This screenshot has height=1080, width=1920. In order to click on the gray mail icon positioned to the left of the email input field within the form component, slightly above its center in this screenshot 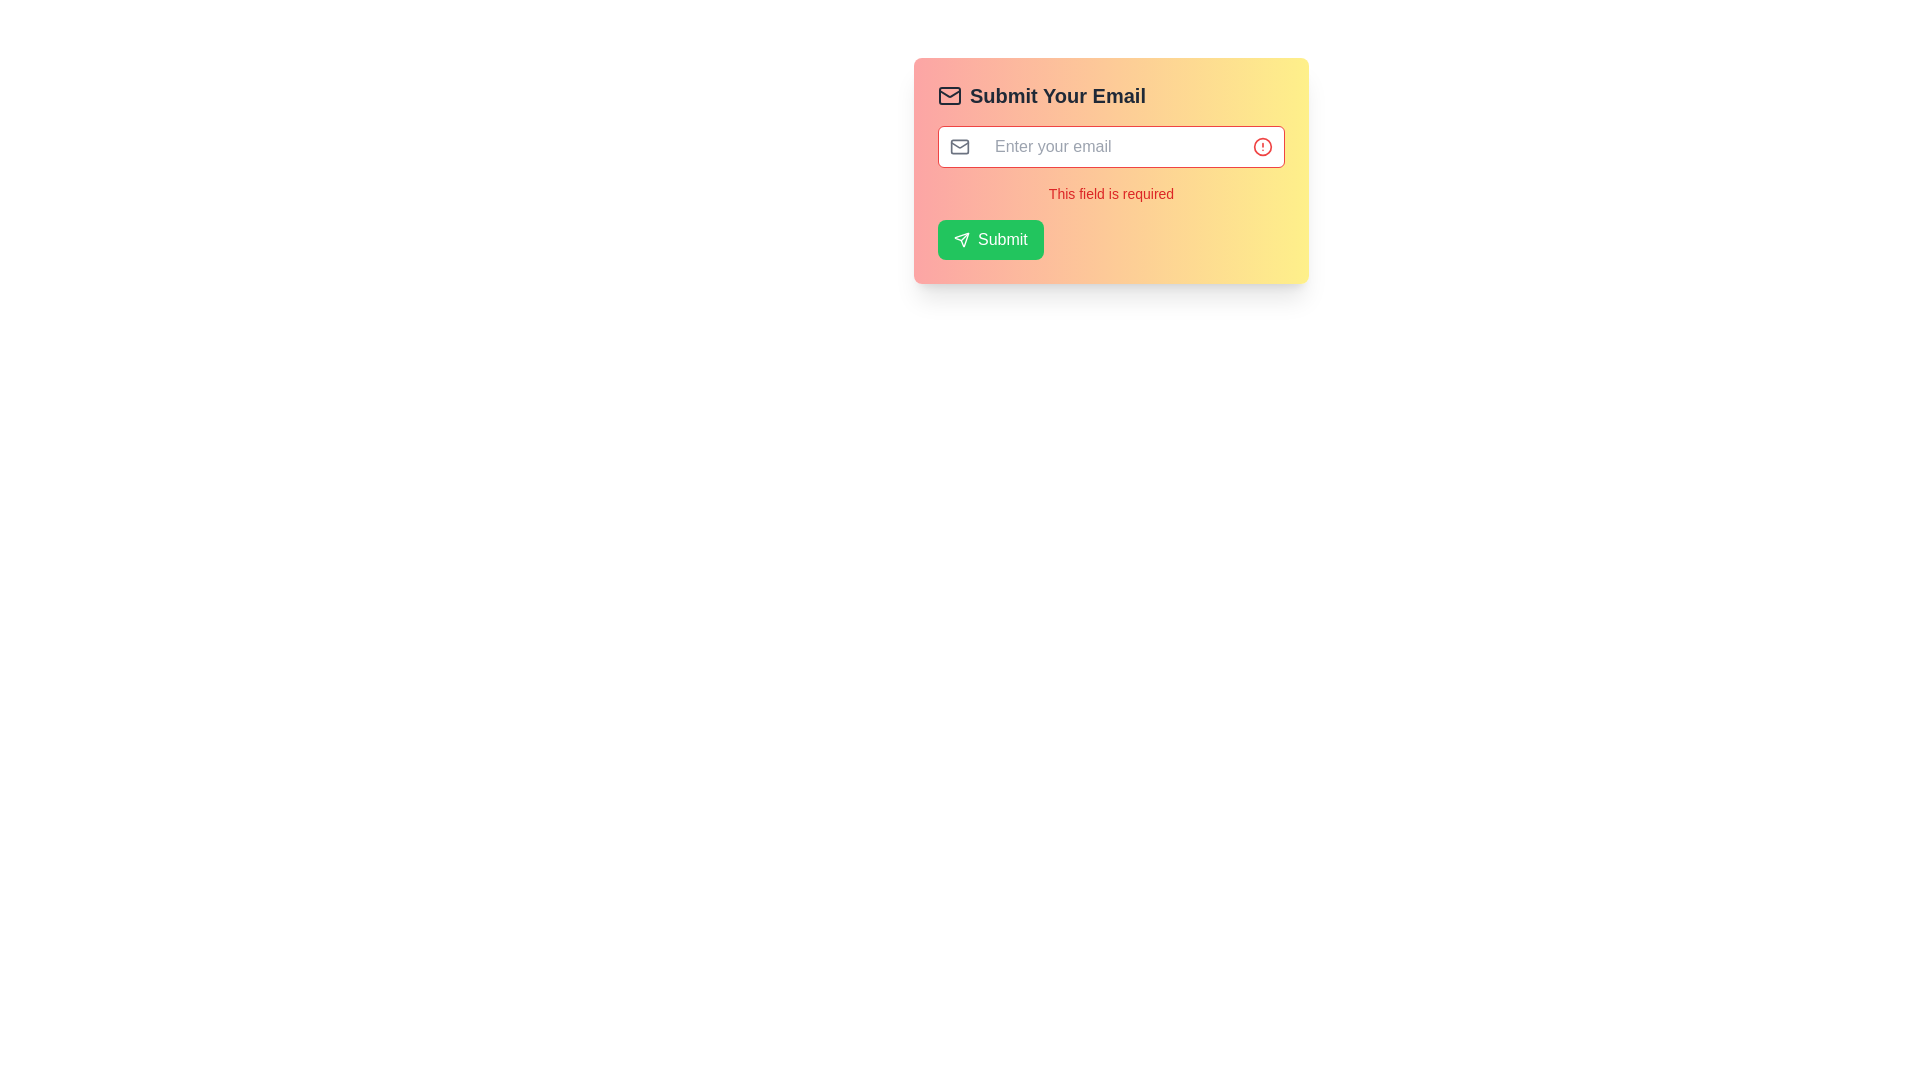, I will do `click(960, 145)`.